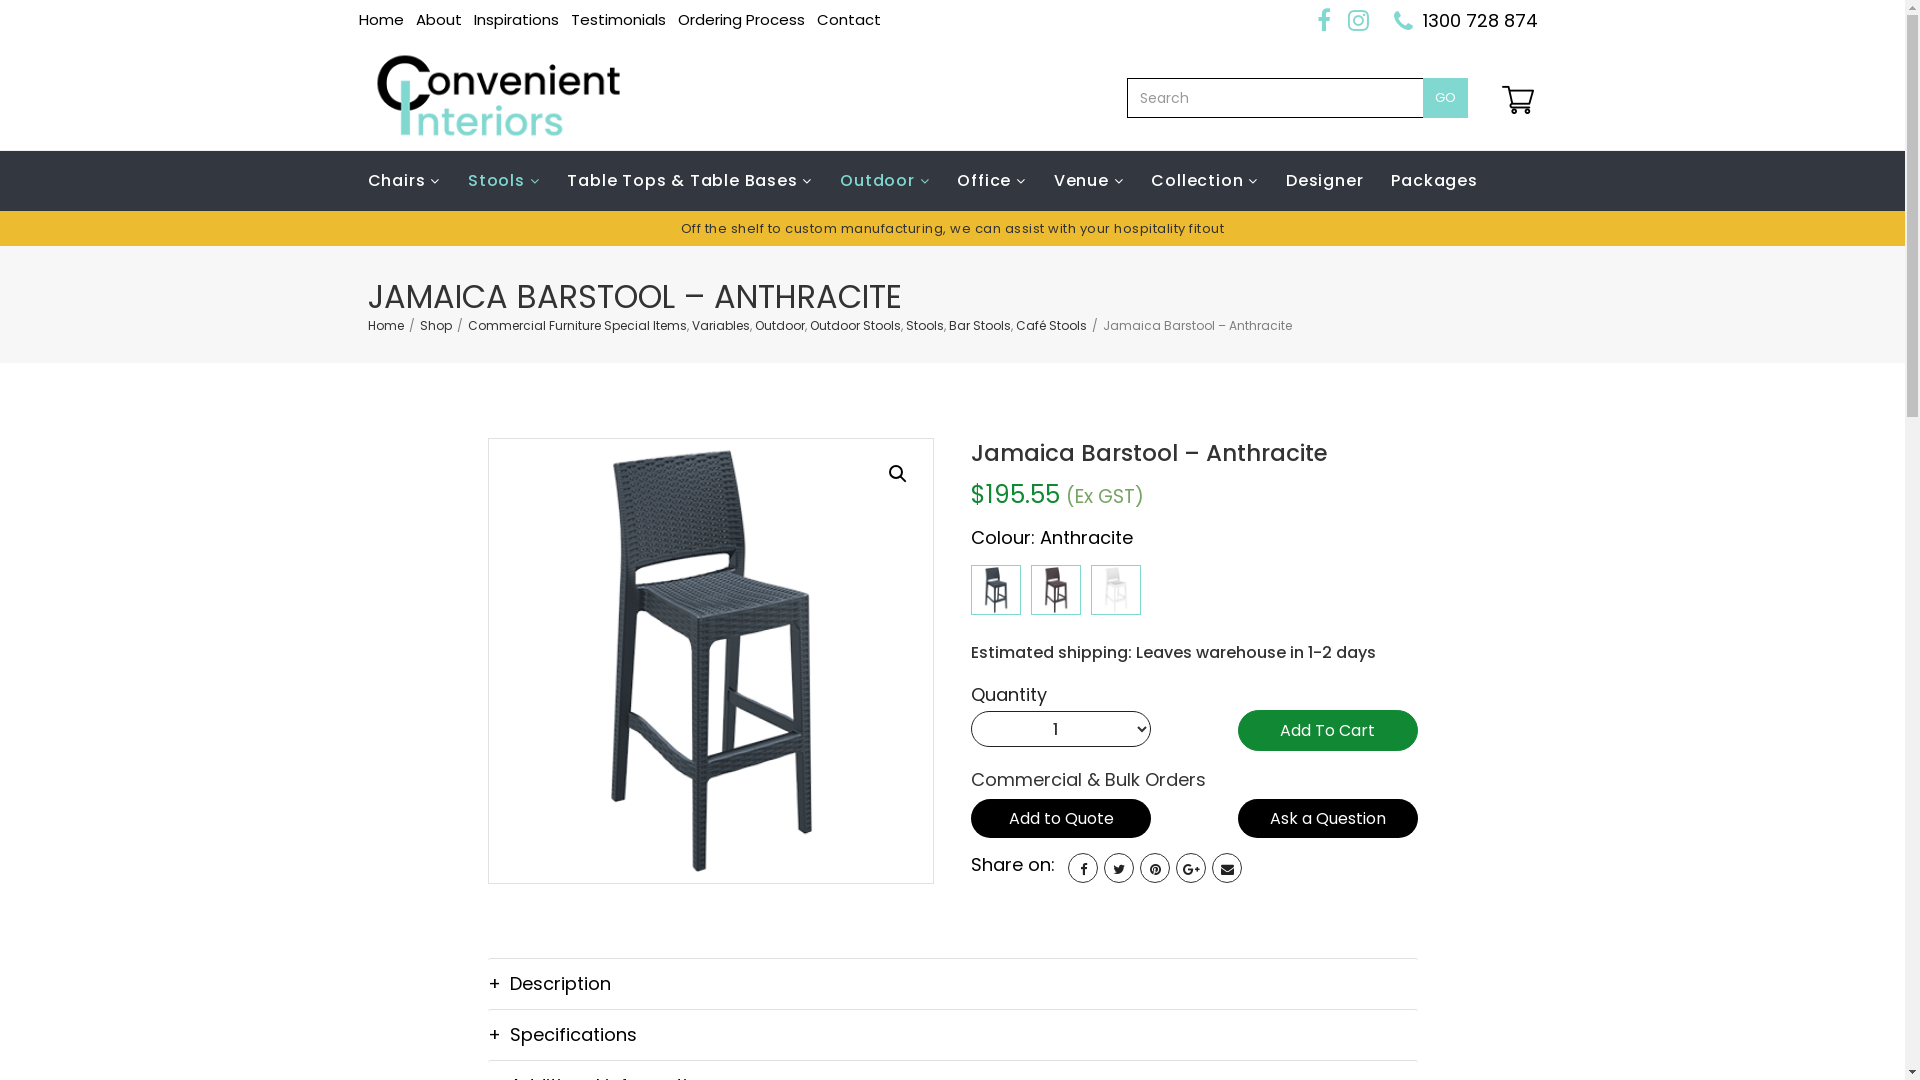 This screenshot has width=1920, height=1080. I want to click on 'Testimonials', so click(616, 19).